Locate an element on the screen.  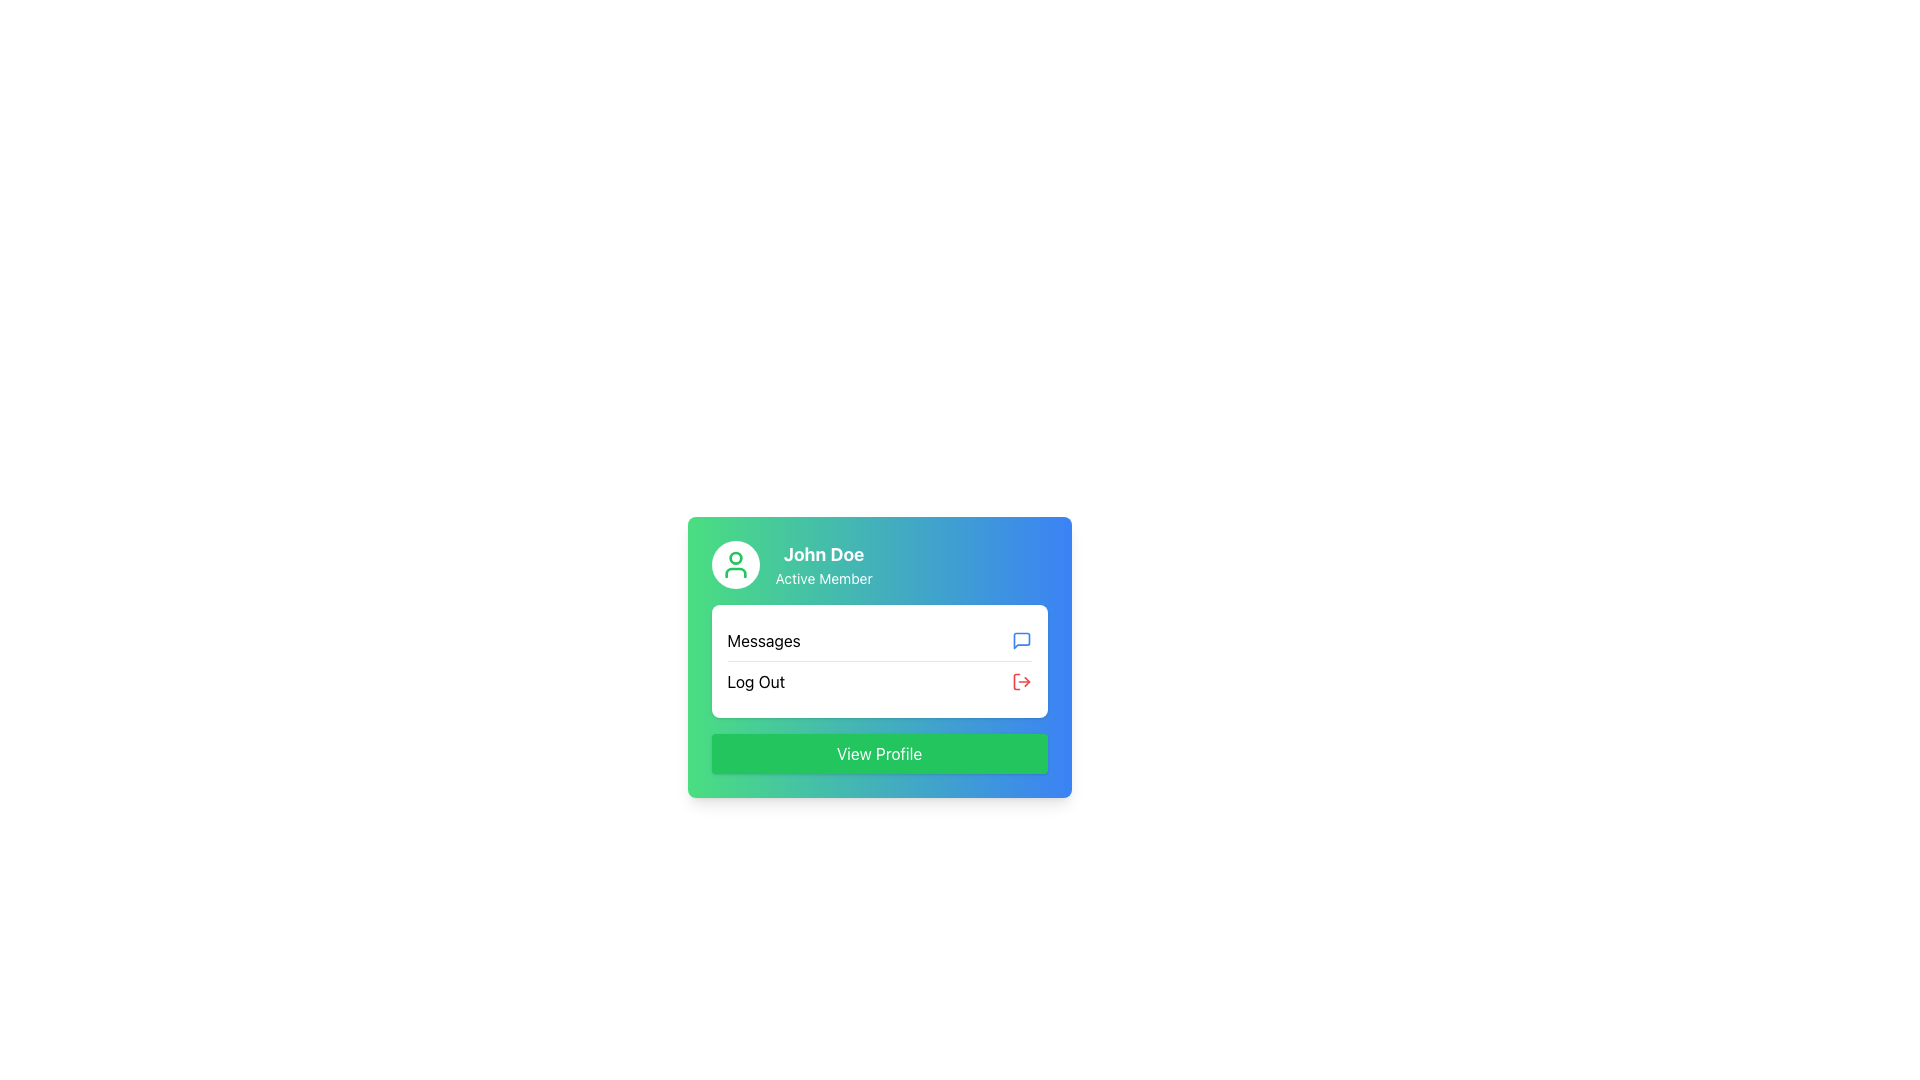
the small circular shape representing a user avatar in the top-center of the SVG icon is located at coordinates (734, 558).